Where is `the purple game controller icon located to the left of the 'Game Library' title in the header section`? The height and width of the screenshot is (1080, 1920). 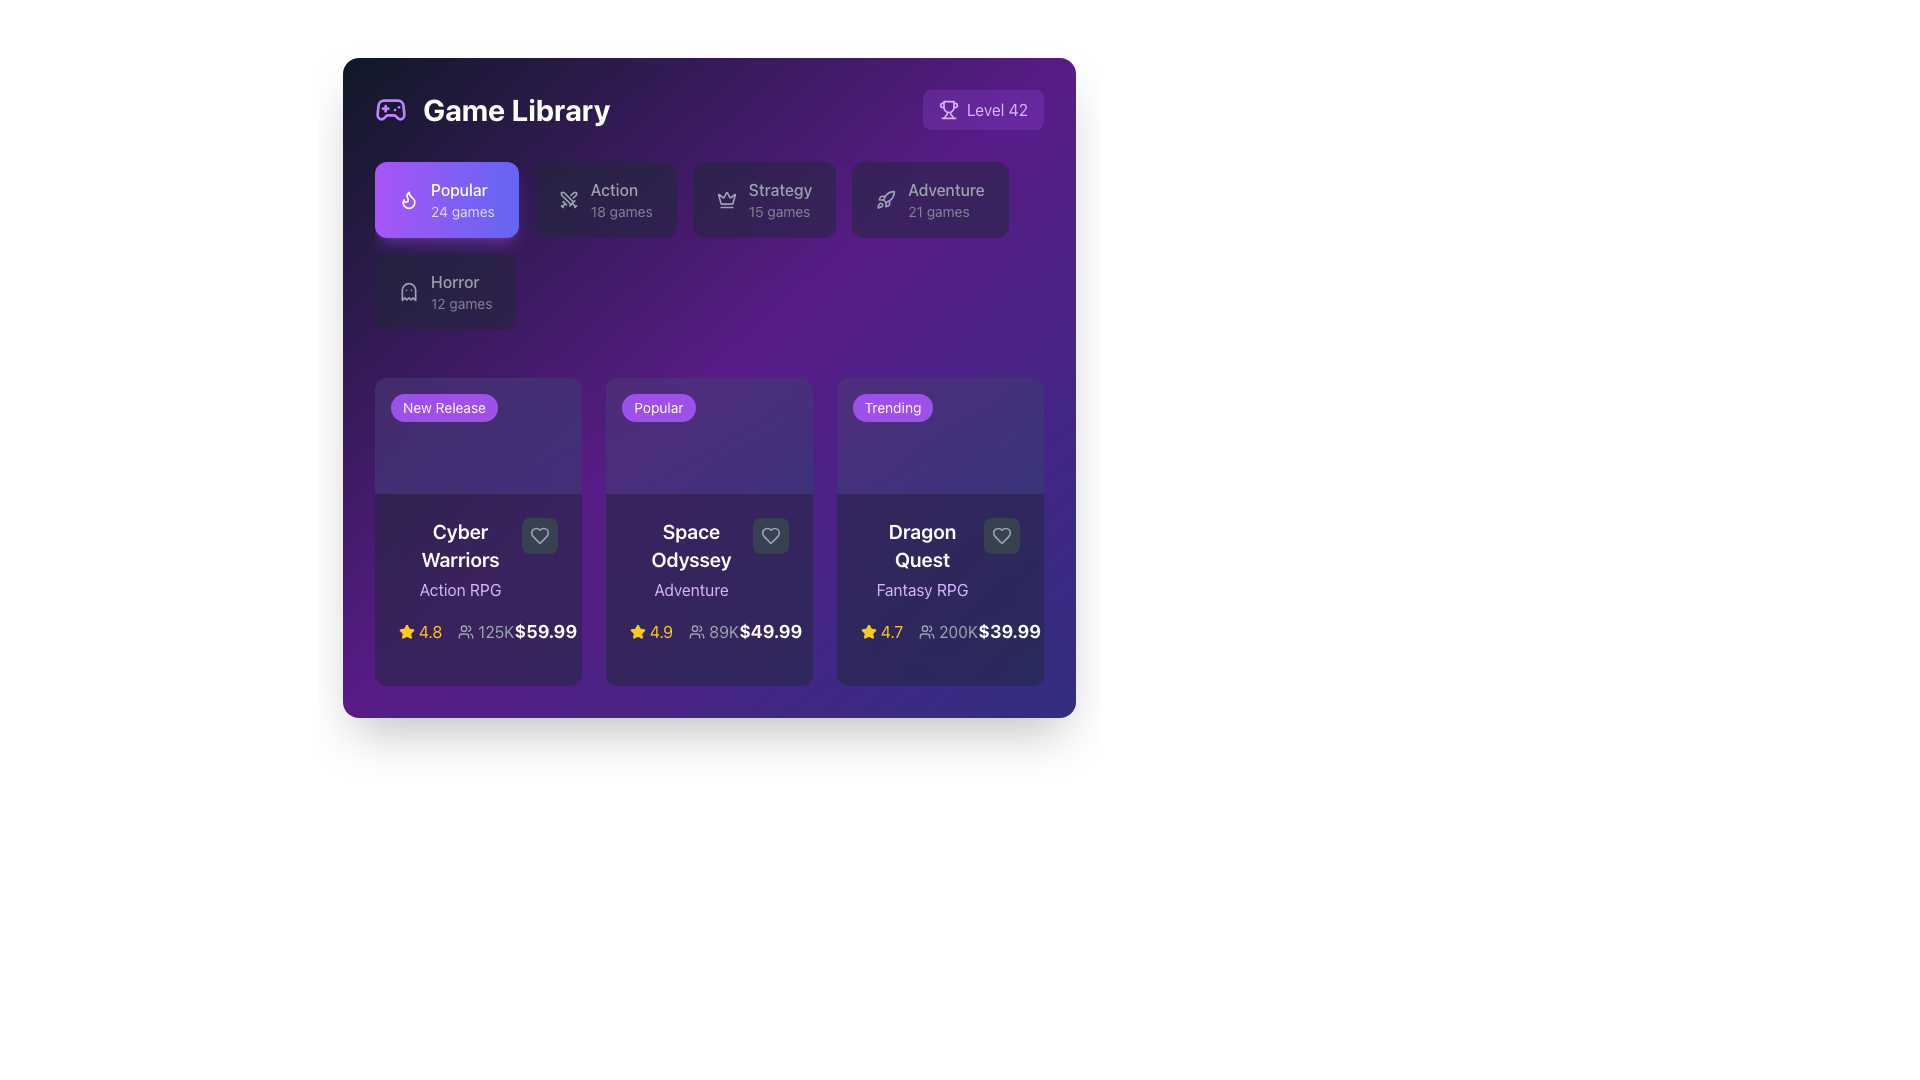 the purple game controller icon located to the left of the 'Game Library' title in the header section is located at coordinates (390, 110).